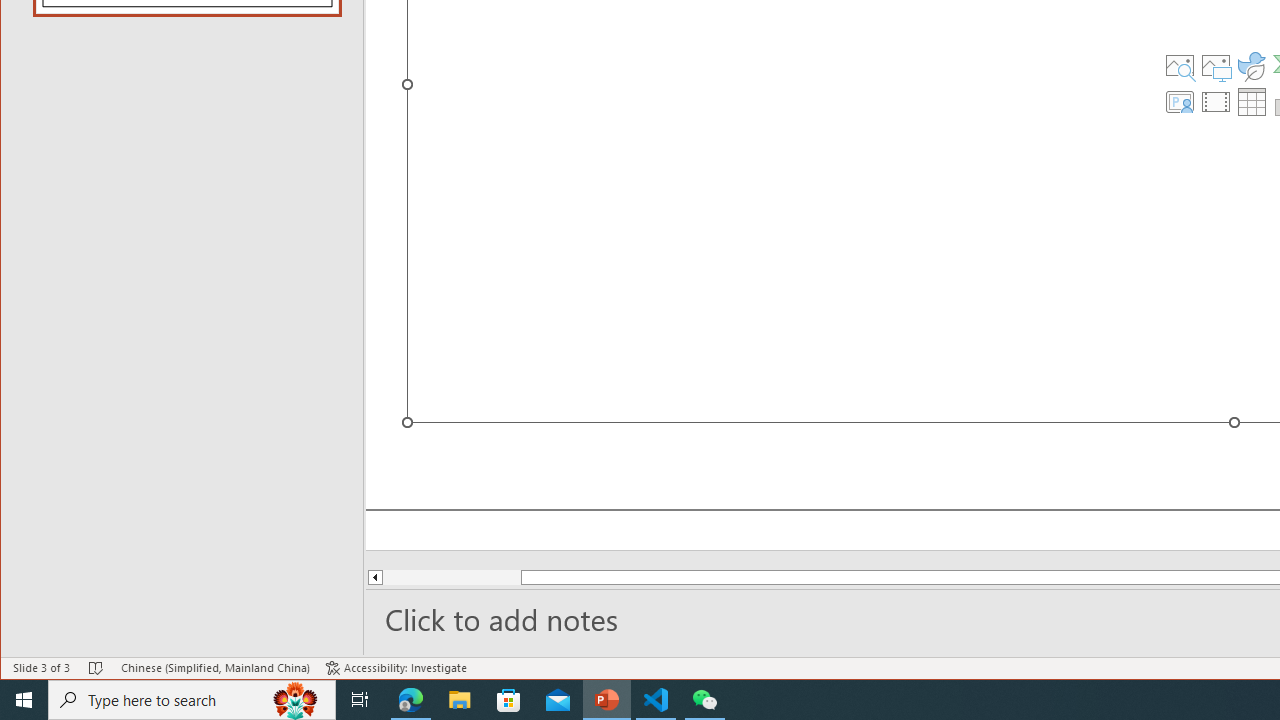 The height and width of the screenshot is (720, 1280). What do you see at coordinates (1215, 101) in the screenshot?
I see `'Insert Video'` at bounding box center [1215, 101].